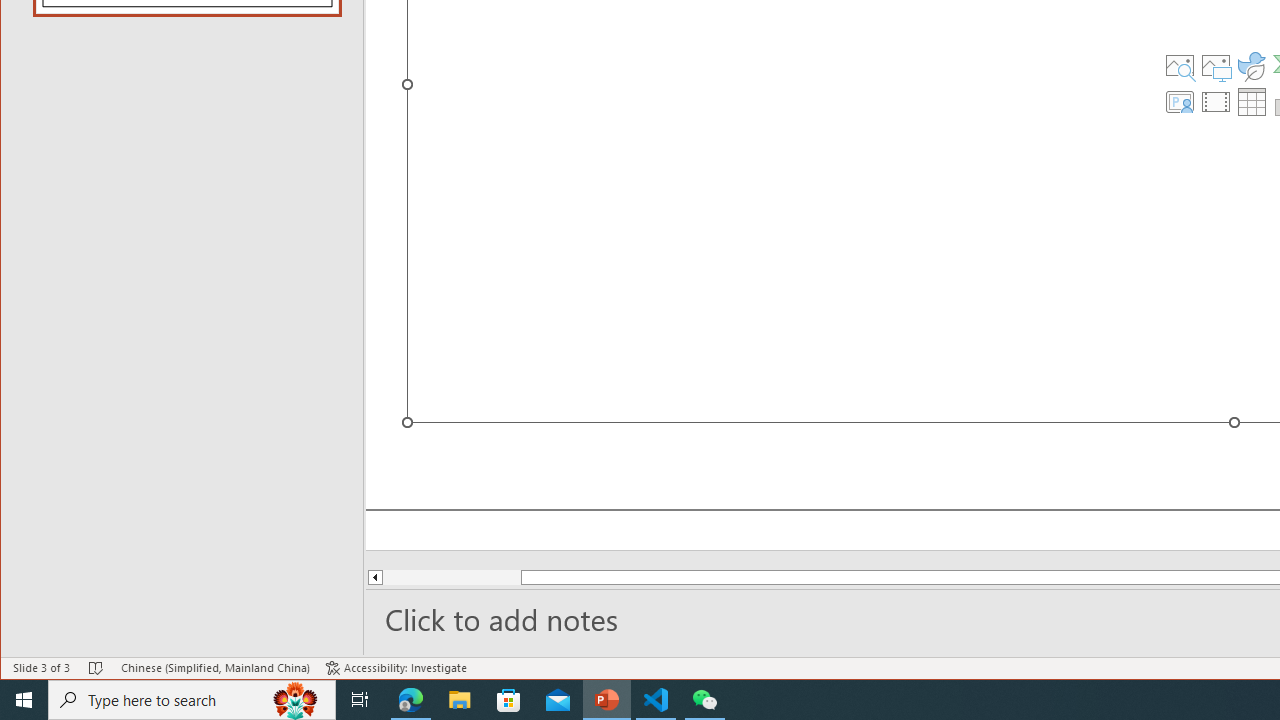 The height and width of the screenshot is (720, 1280). What do you see at coordinates (1215, 101) in the screenshot?
I see `'Insert Video'` at bounding box center [1215, 101].